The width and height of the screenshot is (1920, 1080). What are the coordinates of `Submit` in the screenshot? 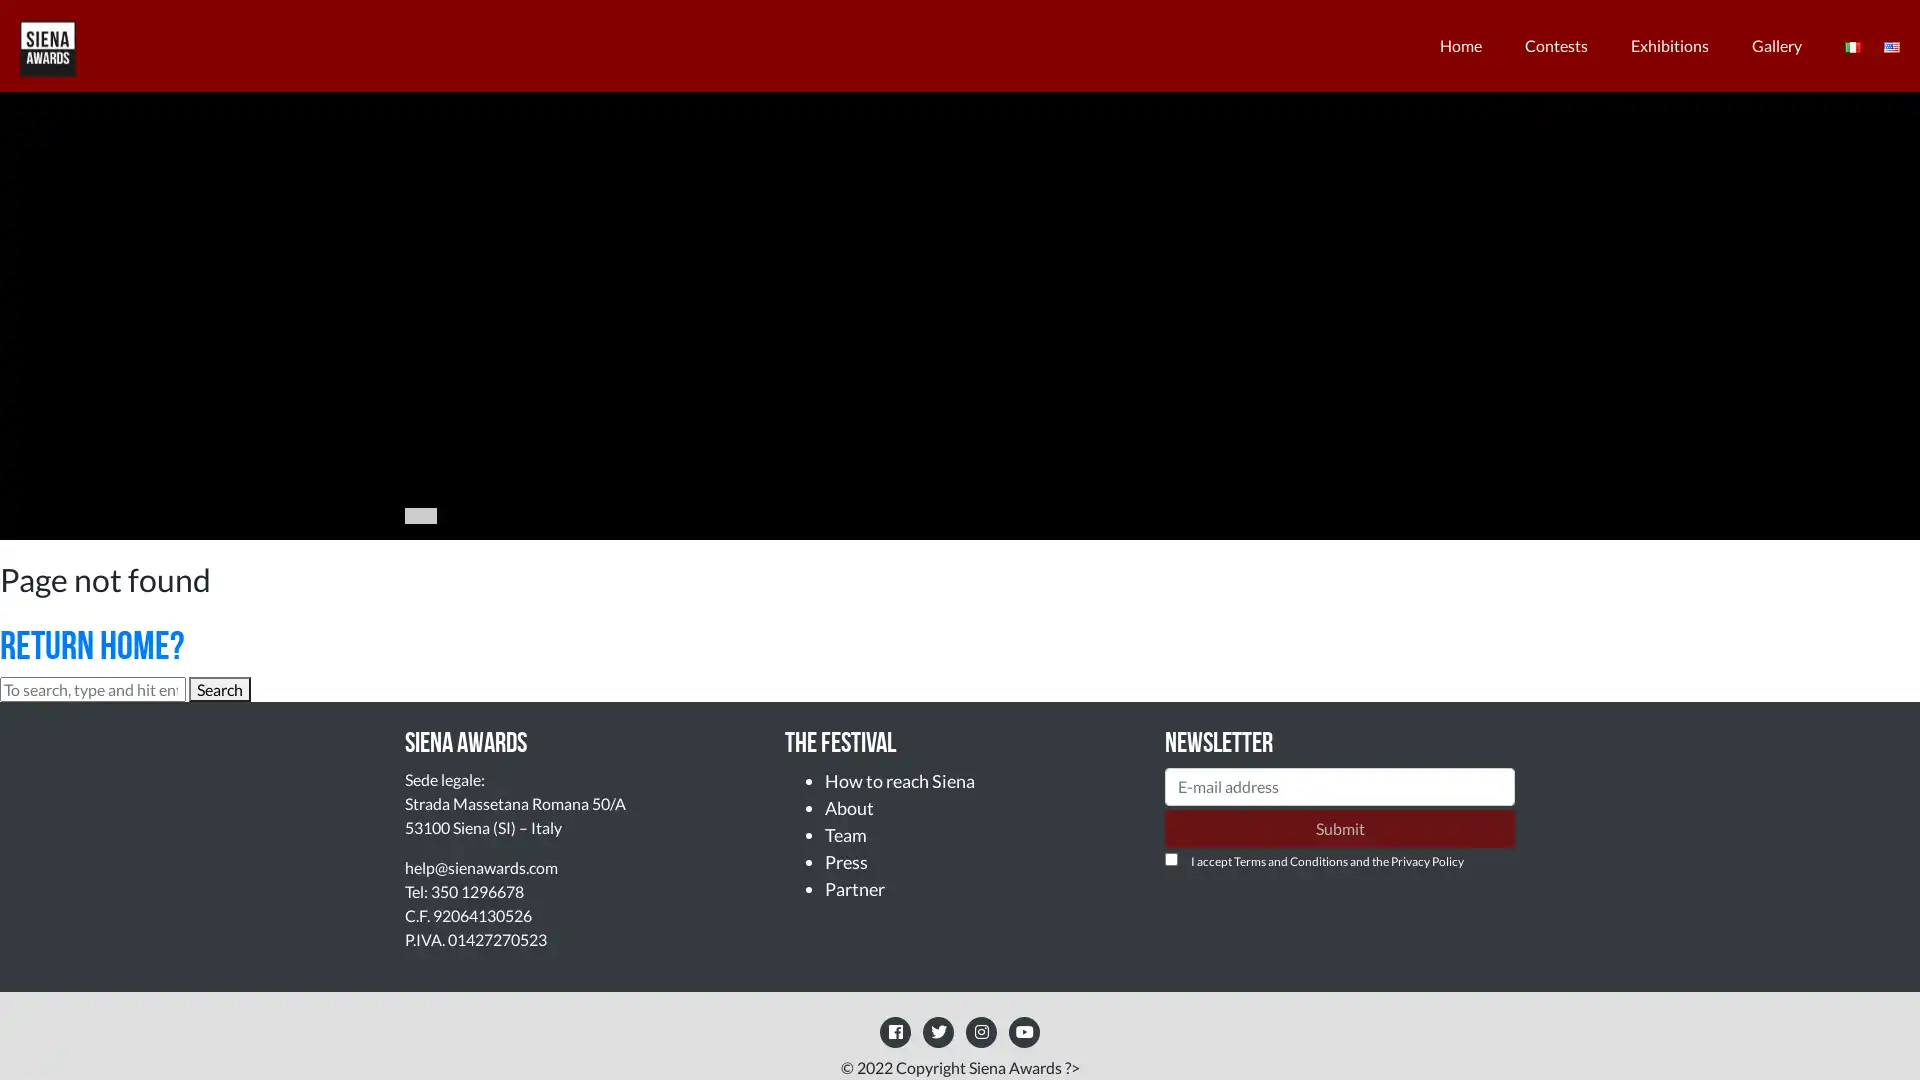 It's located at (1339, 828).